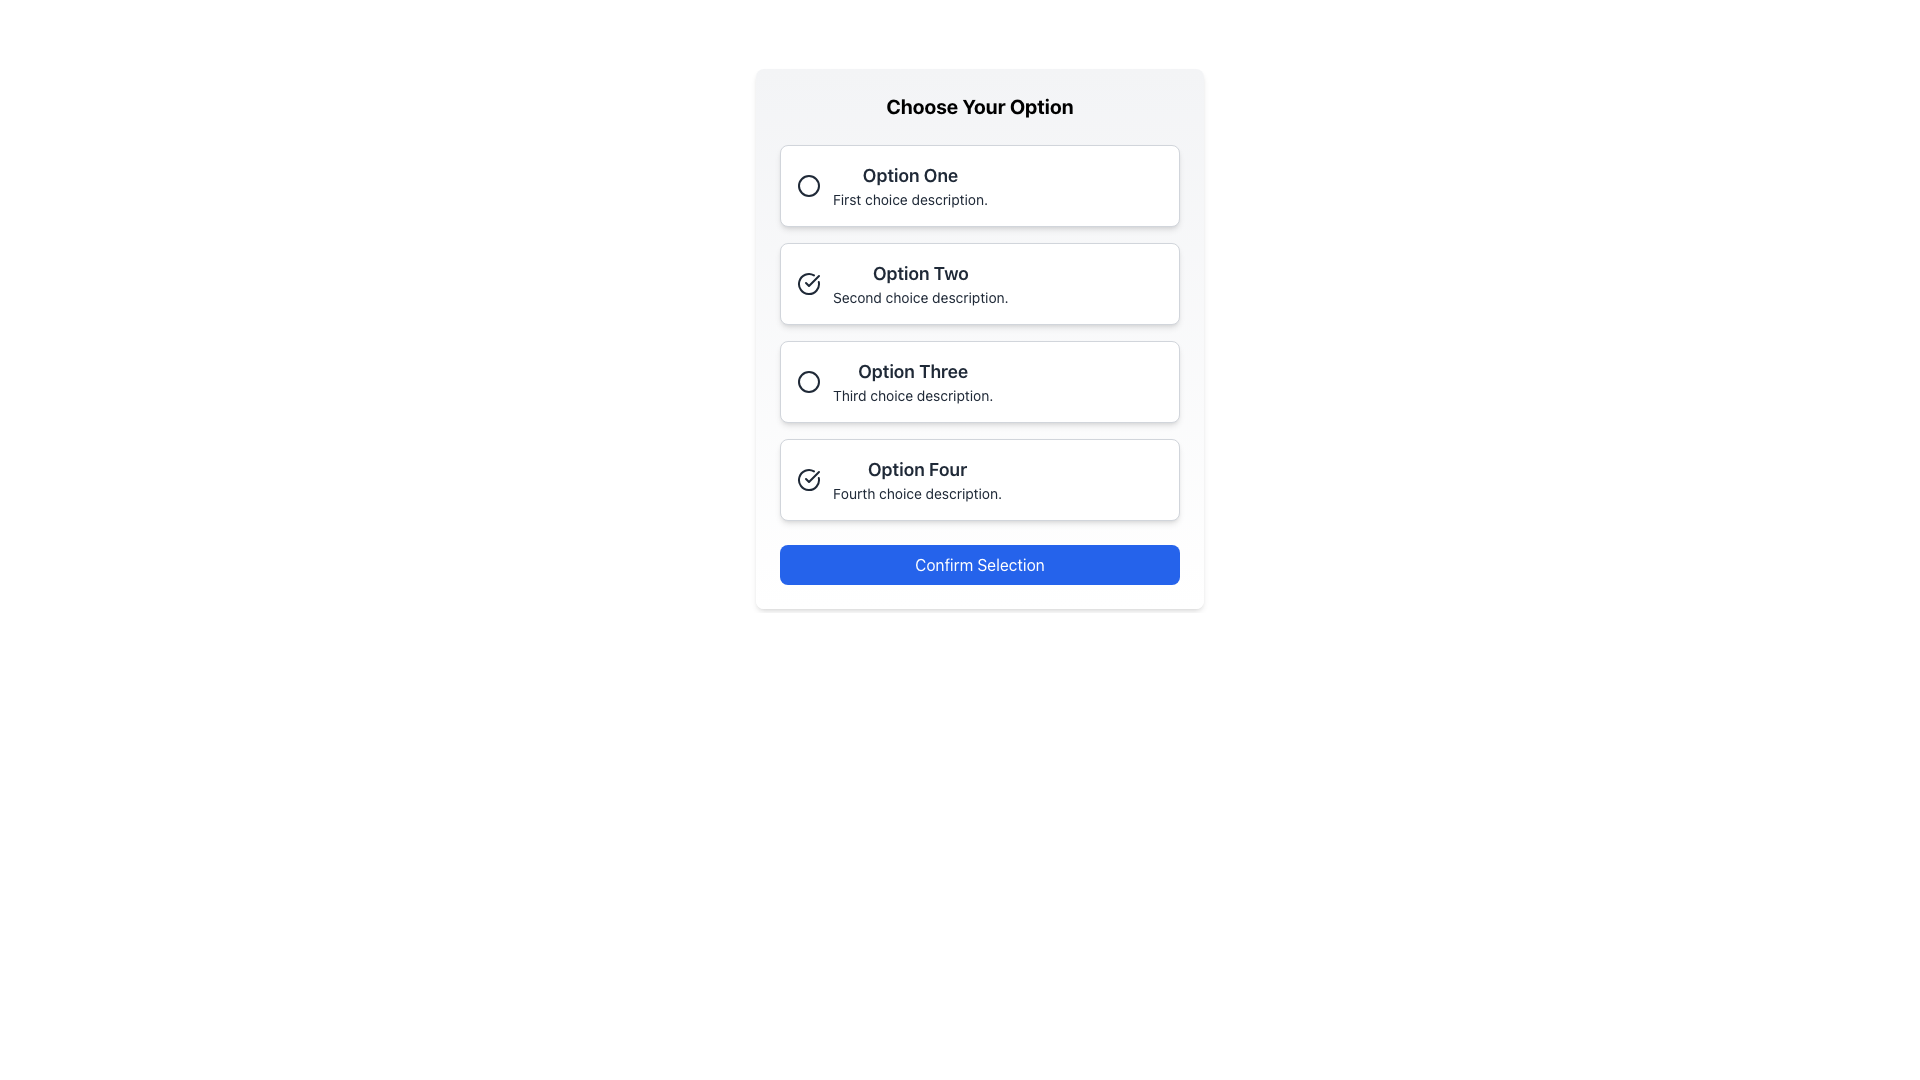 This screenshot has width=1920, height=1080. What do you see at coordinates (909, 200) in the screenshot?
I see `the static text descriptor providing additional information about 'Option One', which is located directly under the title text of the first selectable option` at bounding box center [909, 200].